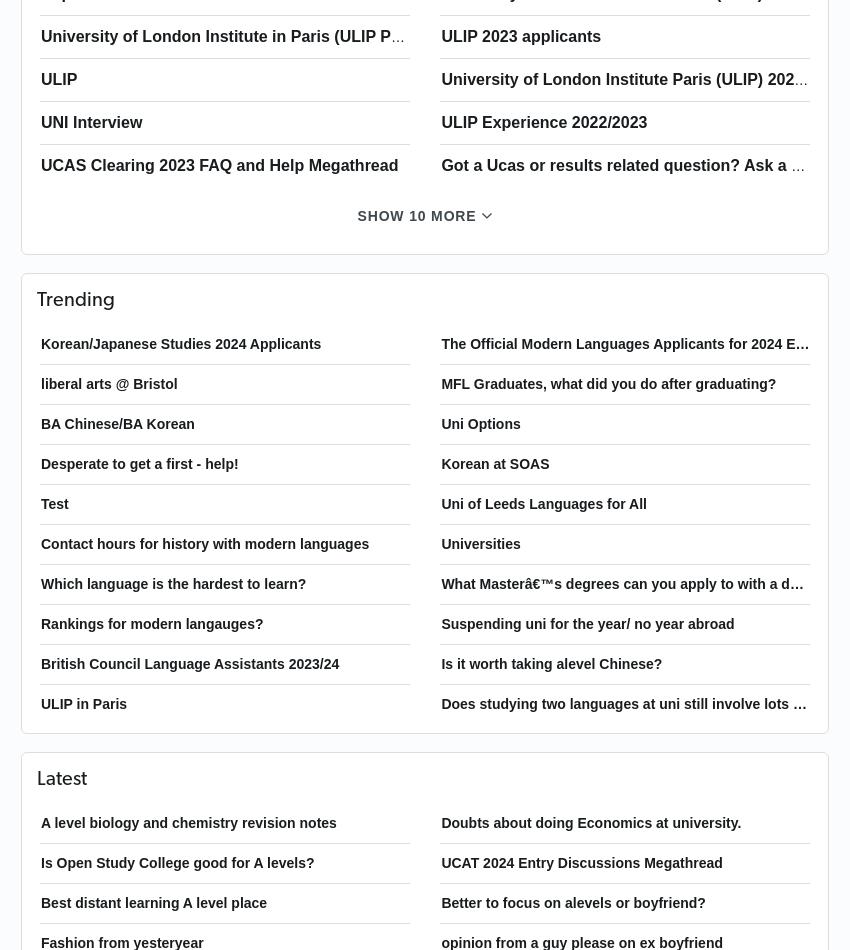 The width and height of the screenshot is (850, 950). I want to click on 'Korean at SOAS', so click(495, 462).